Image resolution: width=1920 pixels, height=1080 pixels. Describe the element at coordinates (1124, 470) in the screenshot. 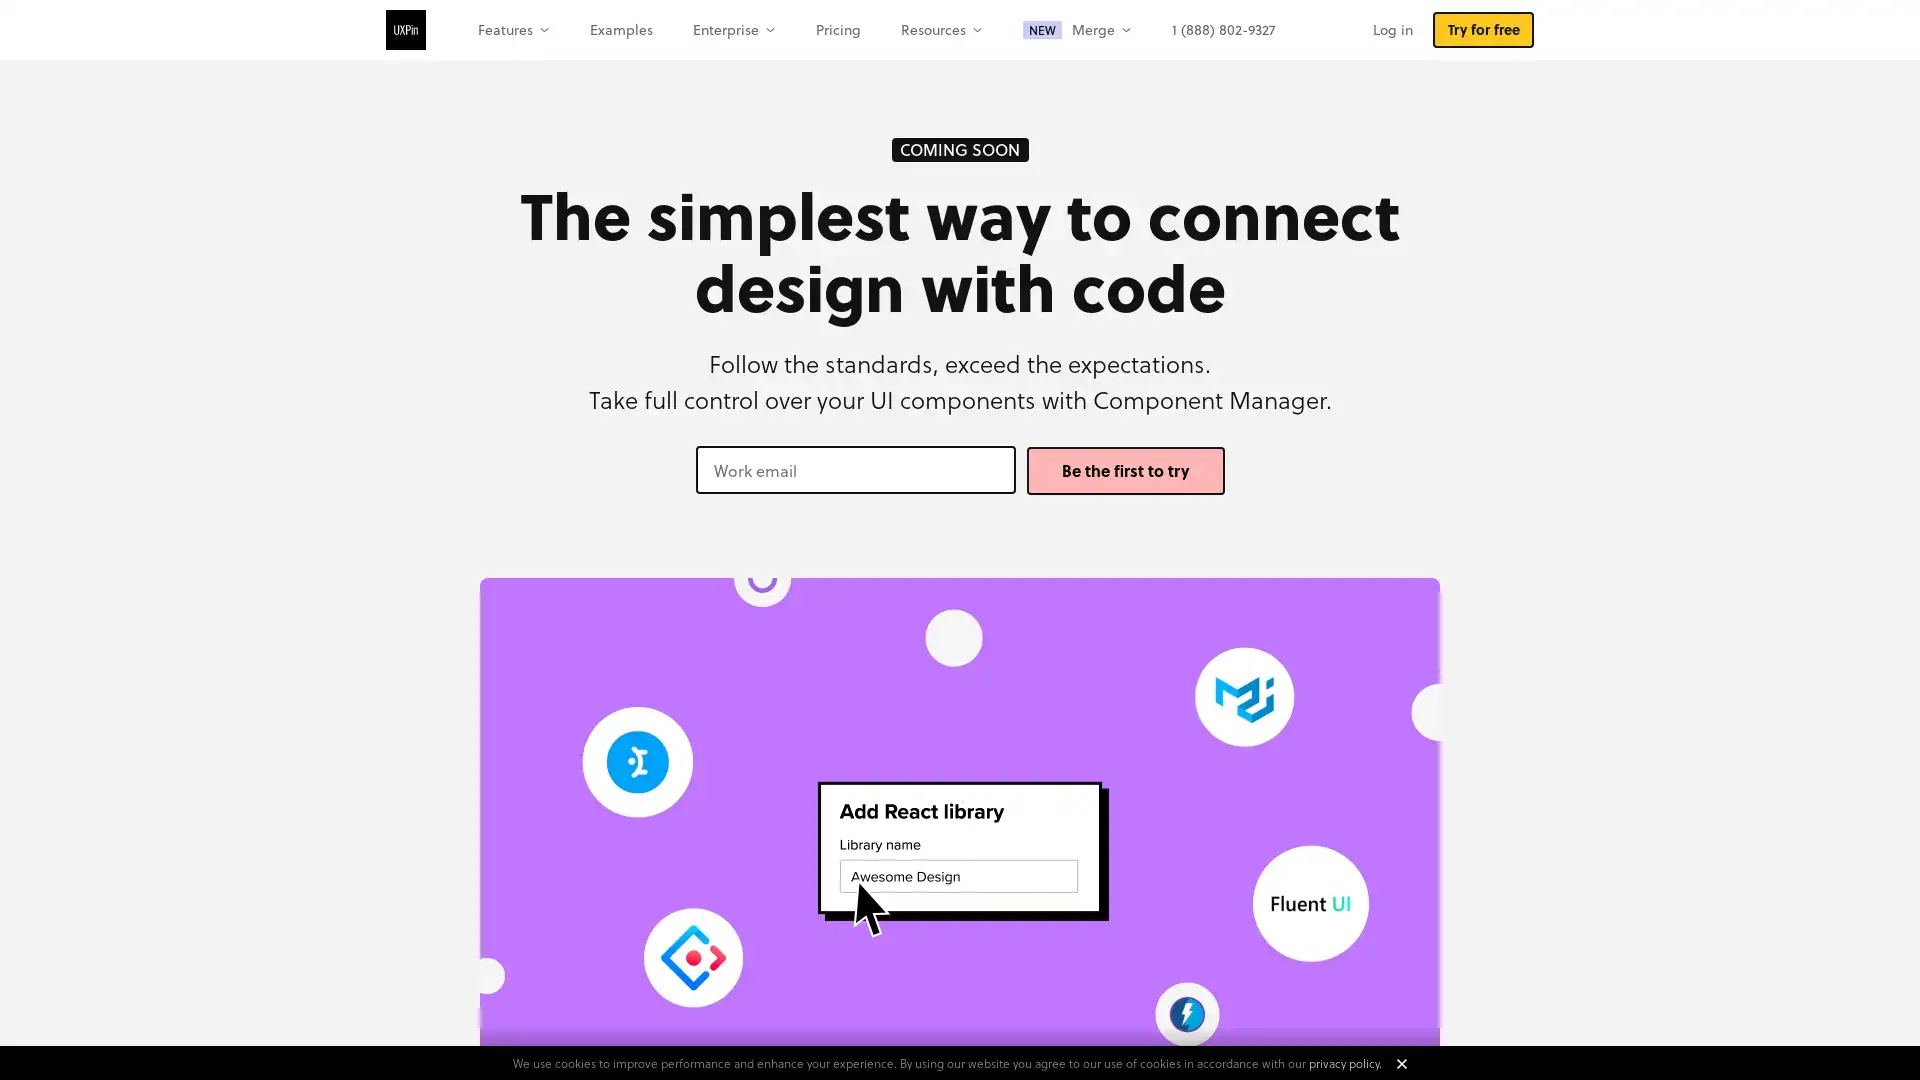

I see `Be the first to try` at that location.